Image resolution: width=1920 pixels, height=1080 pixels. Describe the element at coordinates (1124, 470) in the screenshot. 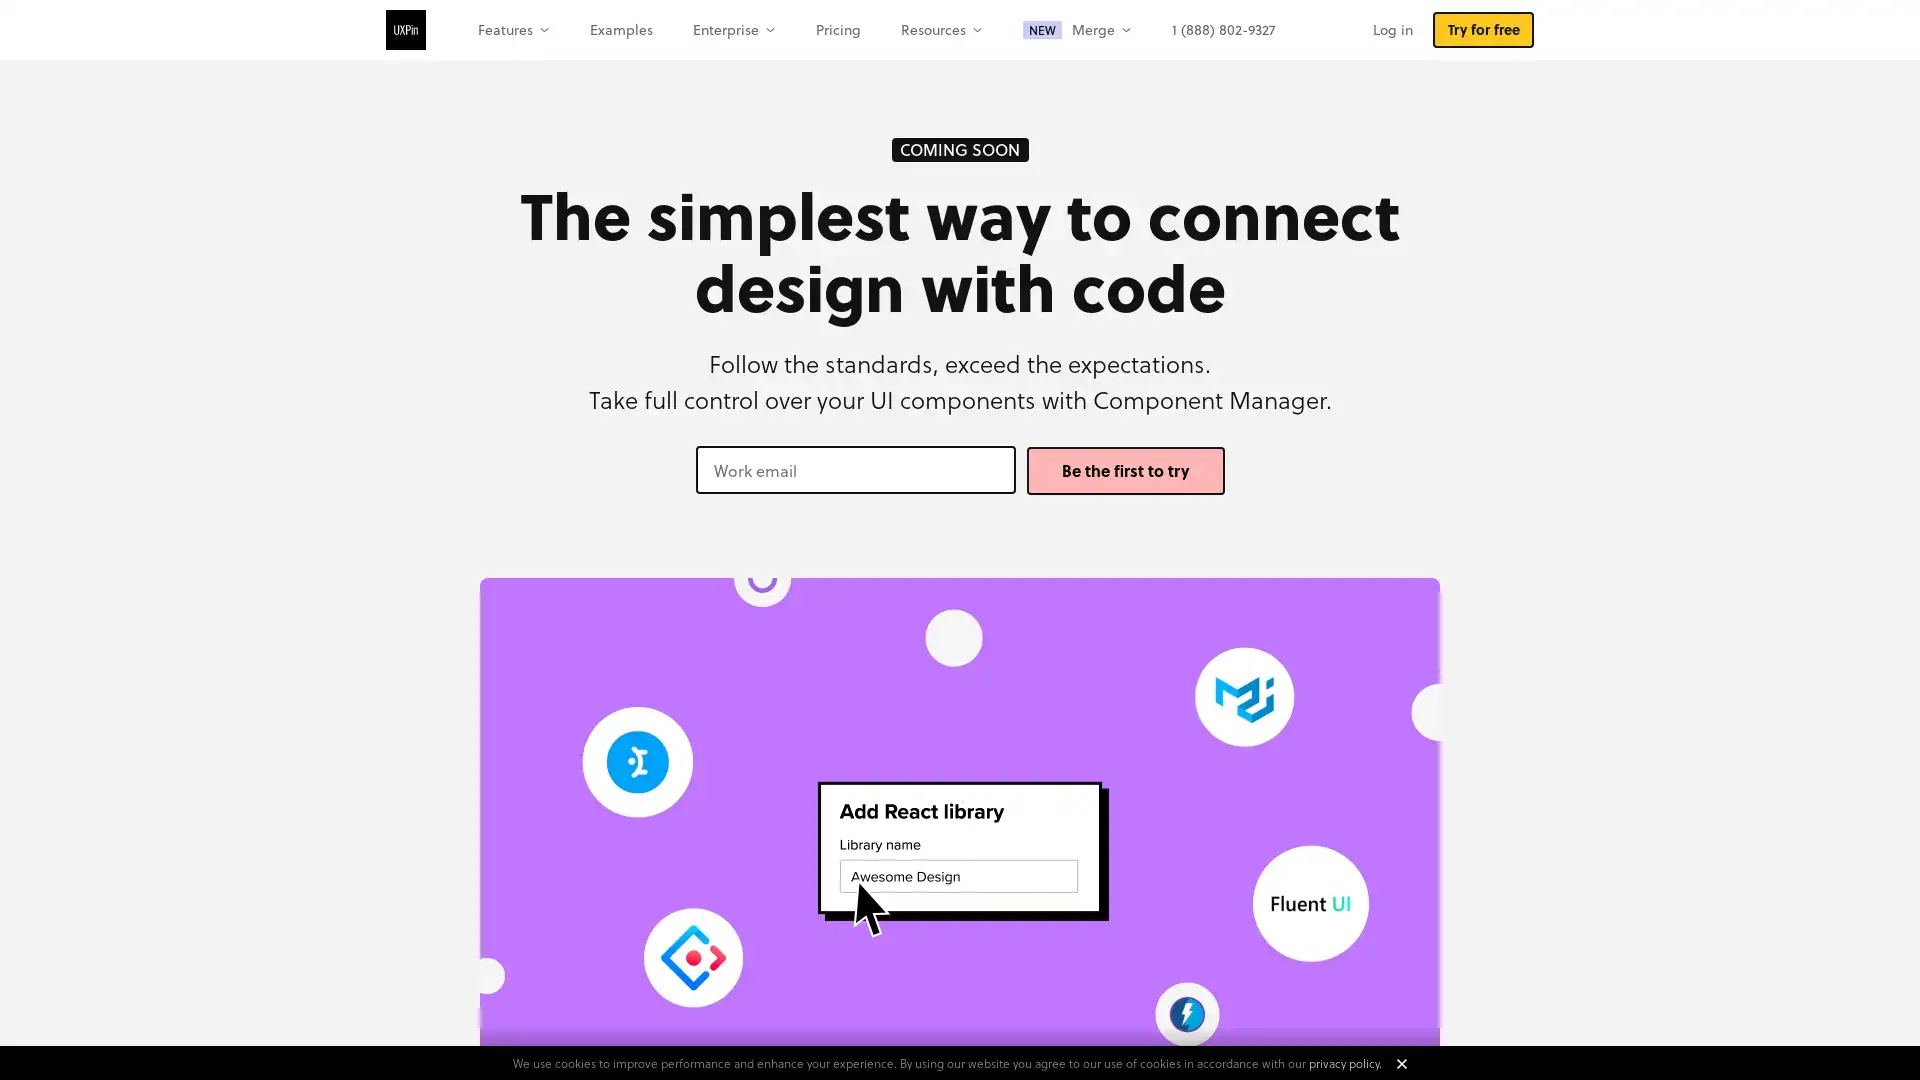

I see `Be the first to try` at that location.